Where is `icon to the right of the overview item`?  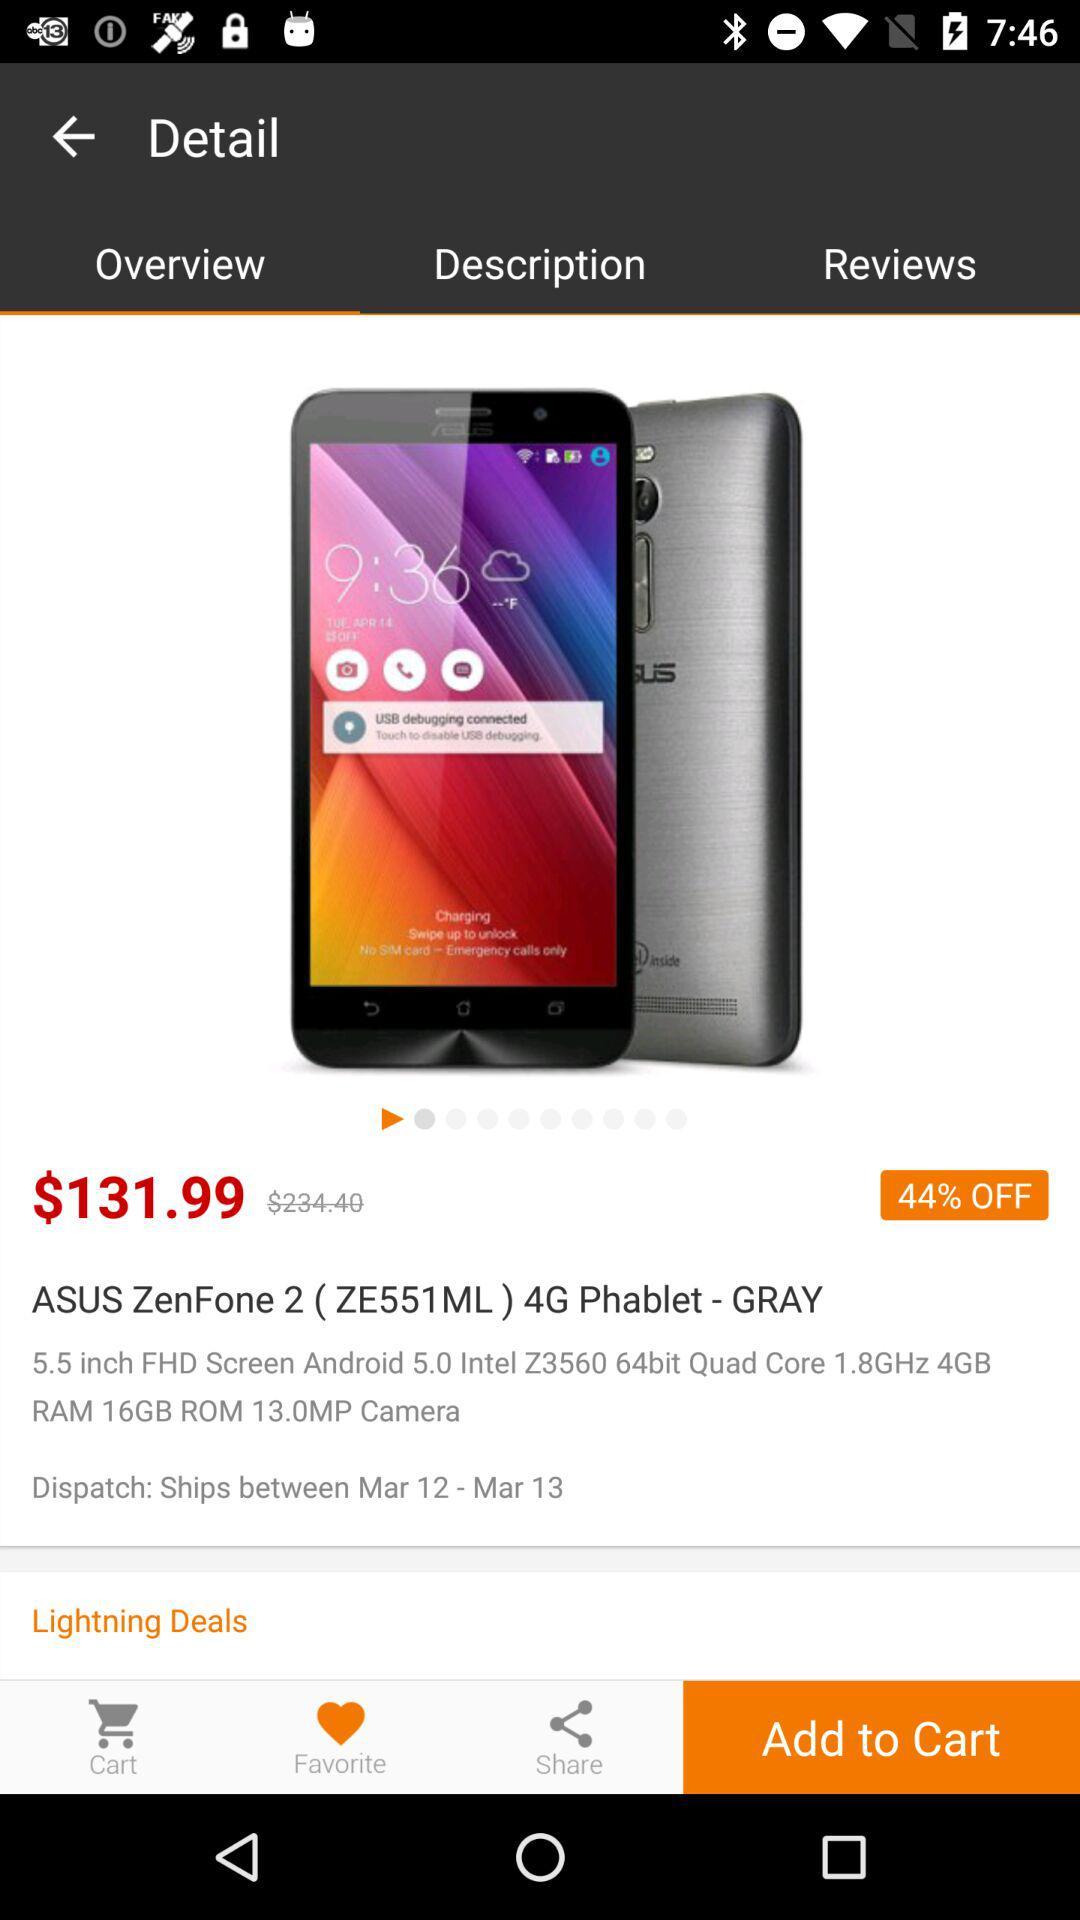 icon to the right of the overview item is located at coordinates (540, 261).